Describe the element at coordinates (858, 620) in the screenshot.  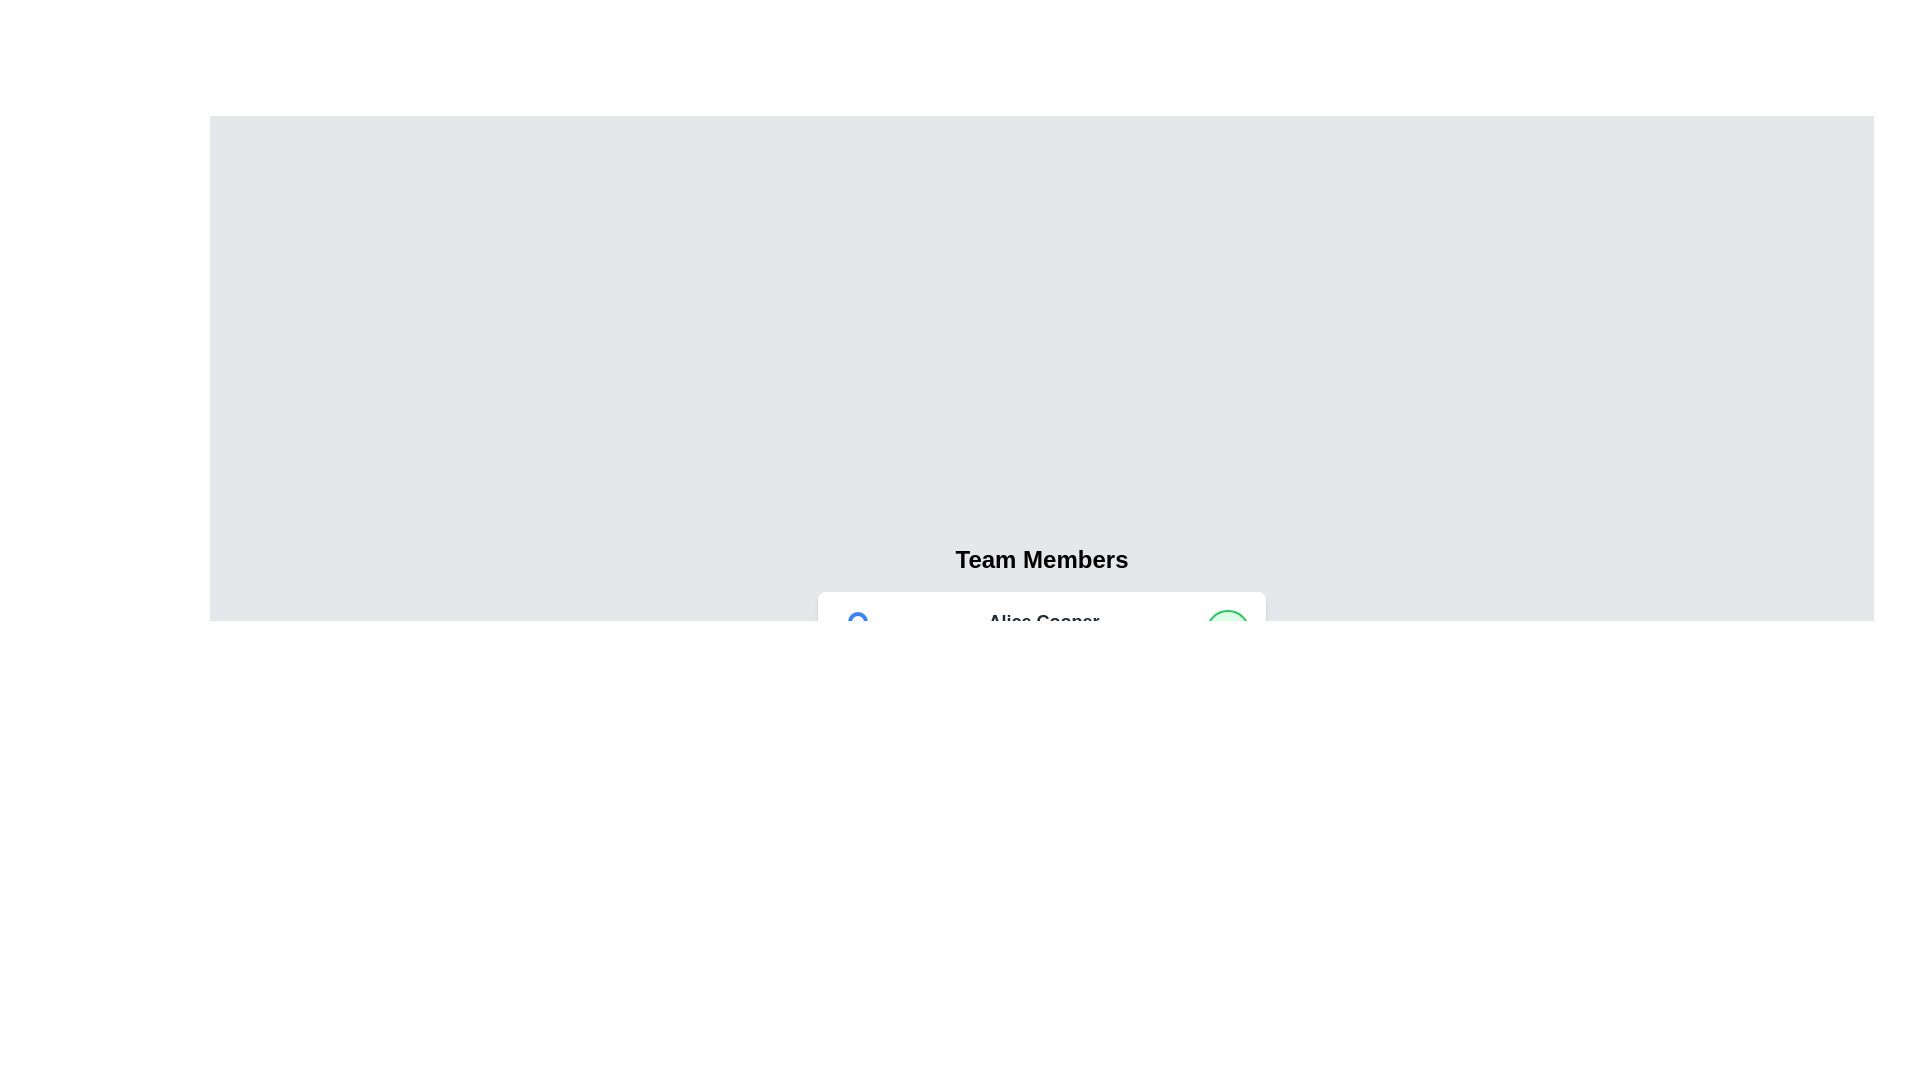
I see `the SVG Circle that represents the user profile icon for 'Alice Cooper' located in the 'Team Members' section of the card` at that location.